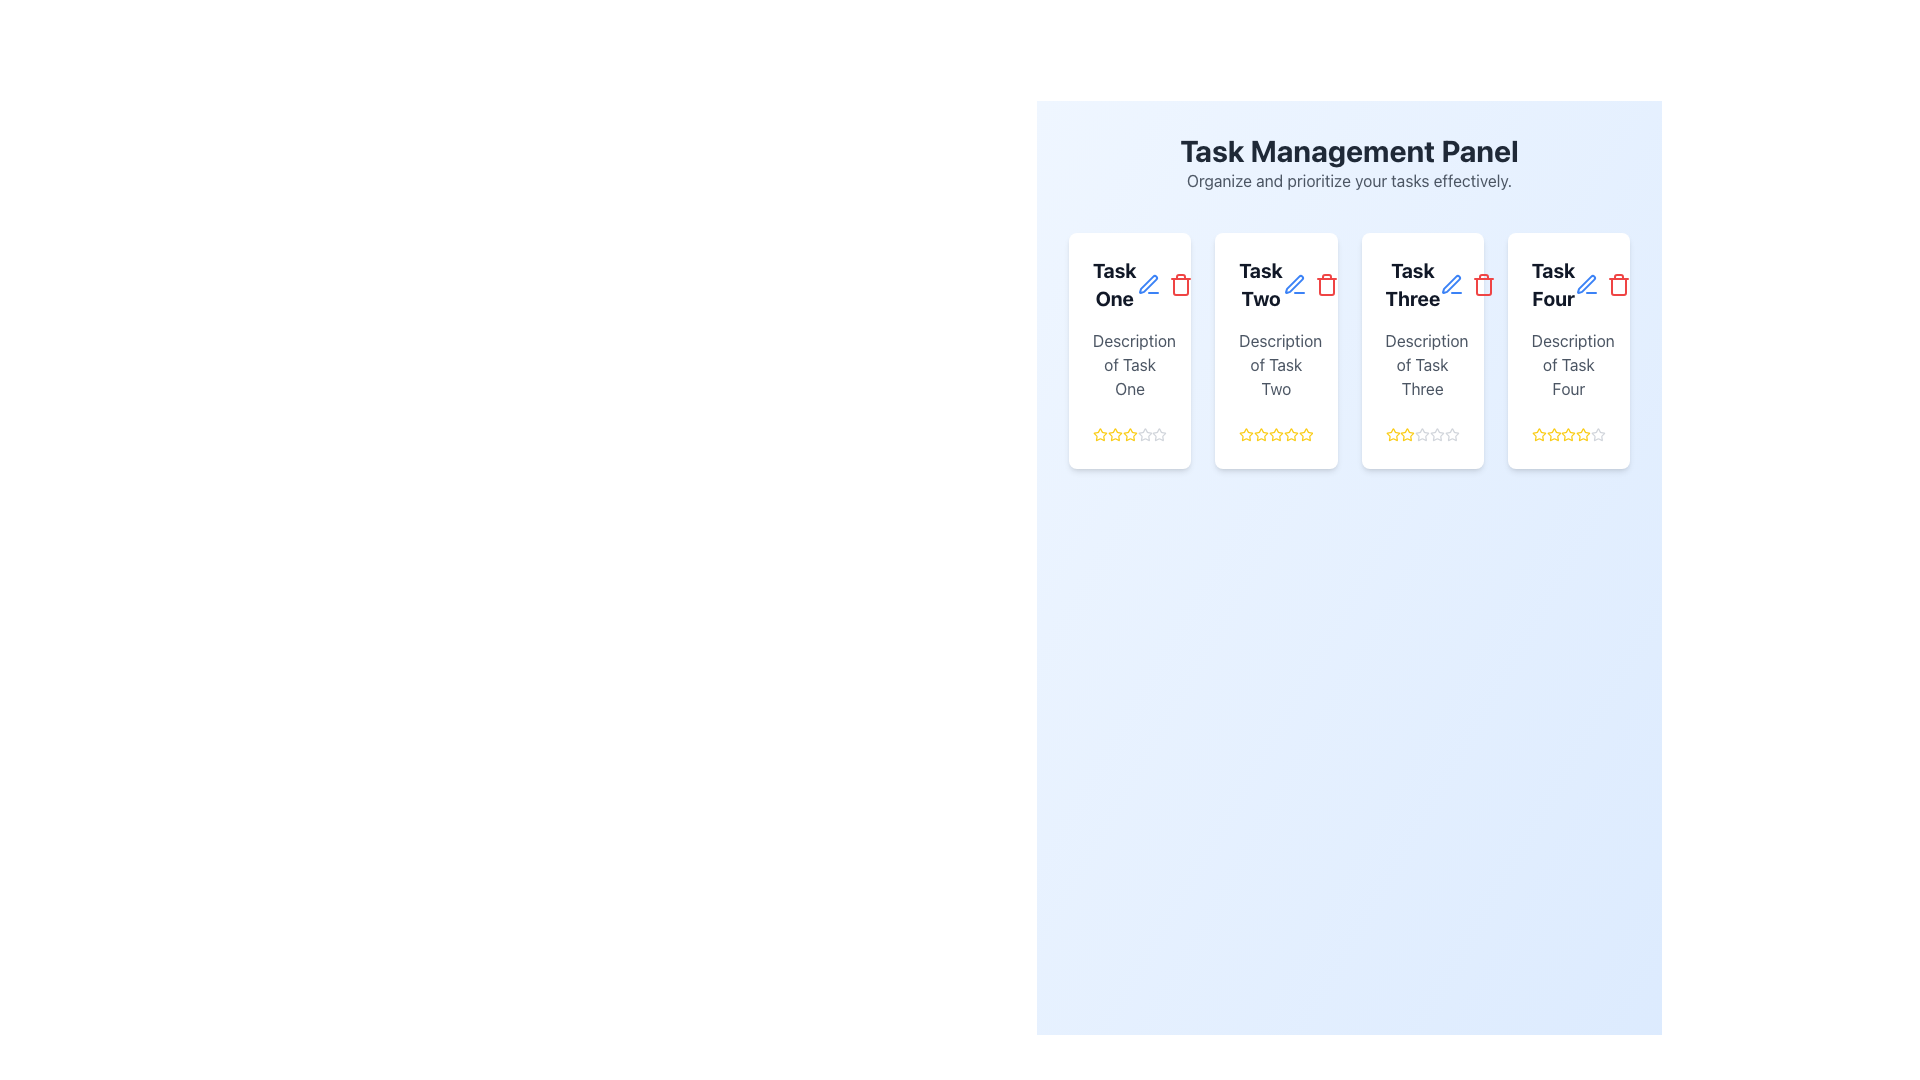 This screenshot has height=1080, width=1920. I want to click on the trash icon located at the top right corner of the 'Task Four' card, so click(1603, 285).